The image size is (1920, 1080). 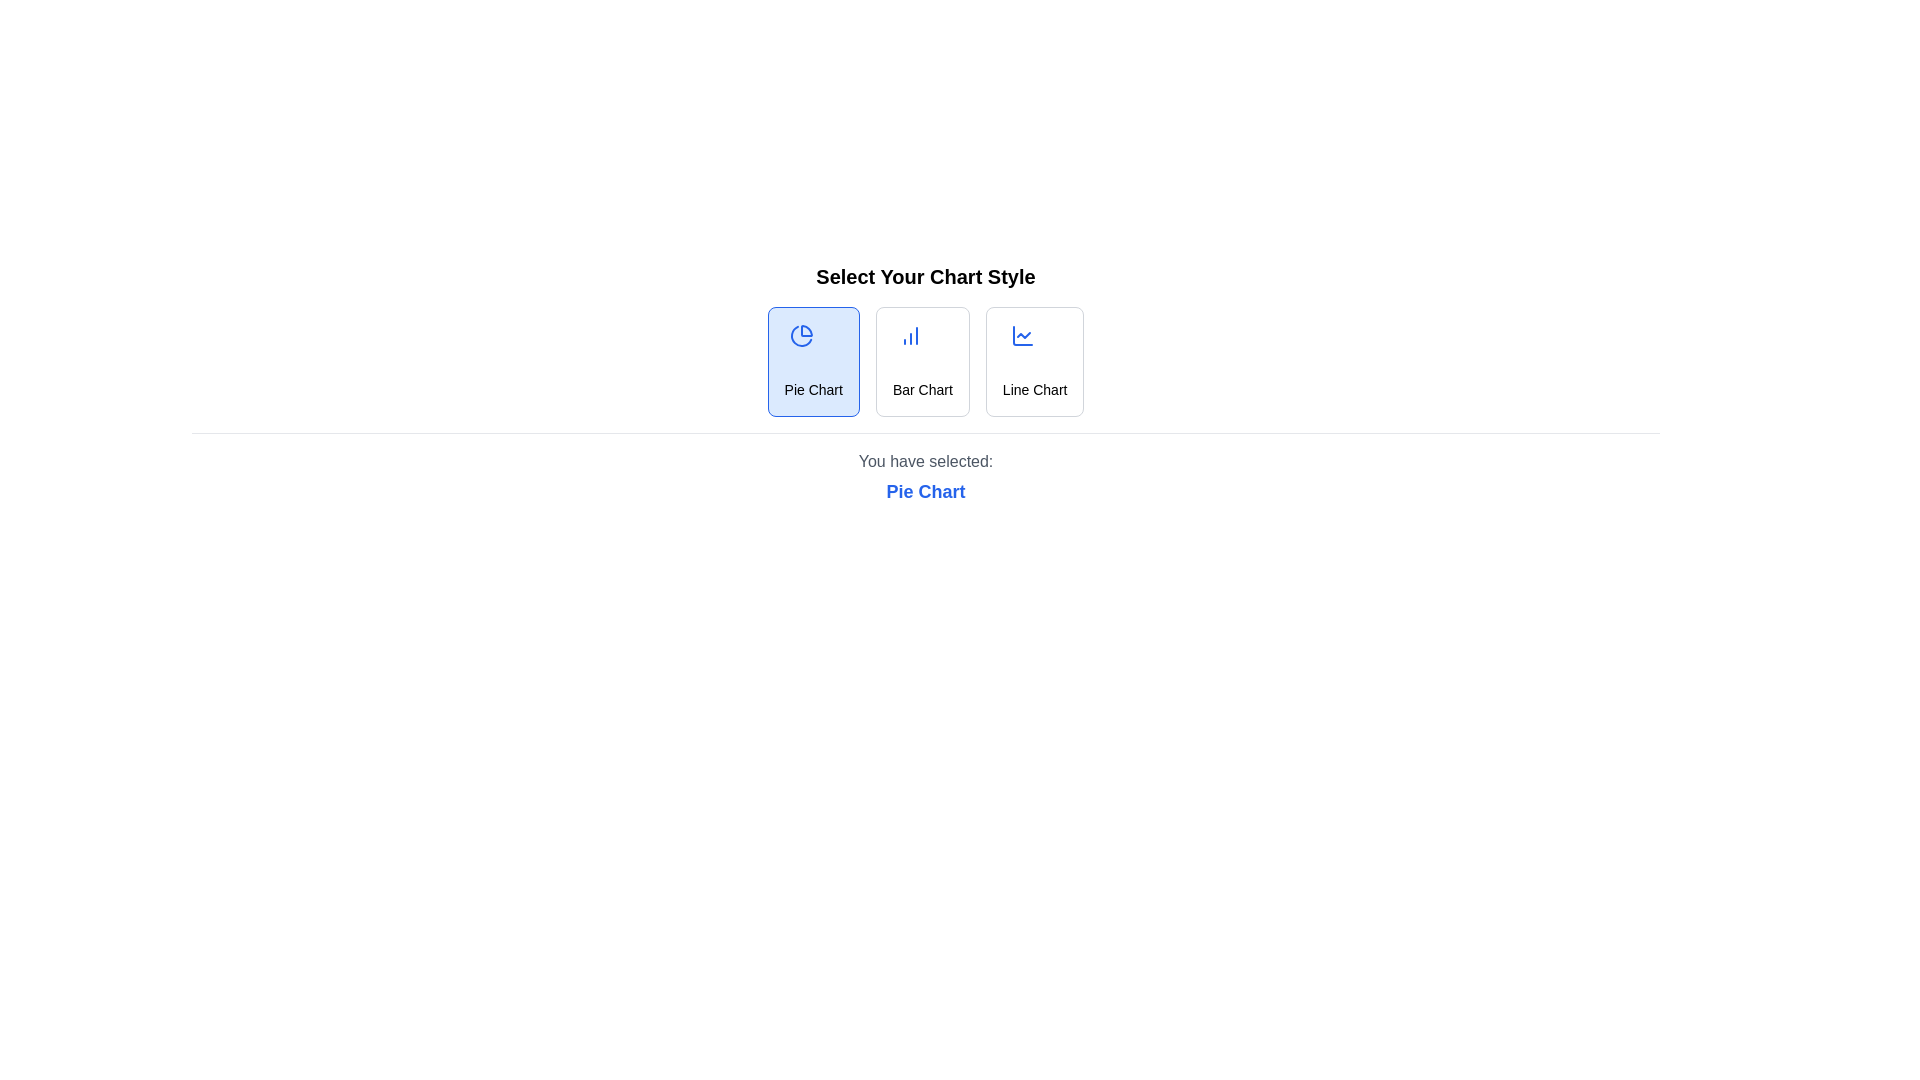 I want to click on the icon representing the 'Bar Chart' option, so click(x=909, y=334).